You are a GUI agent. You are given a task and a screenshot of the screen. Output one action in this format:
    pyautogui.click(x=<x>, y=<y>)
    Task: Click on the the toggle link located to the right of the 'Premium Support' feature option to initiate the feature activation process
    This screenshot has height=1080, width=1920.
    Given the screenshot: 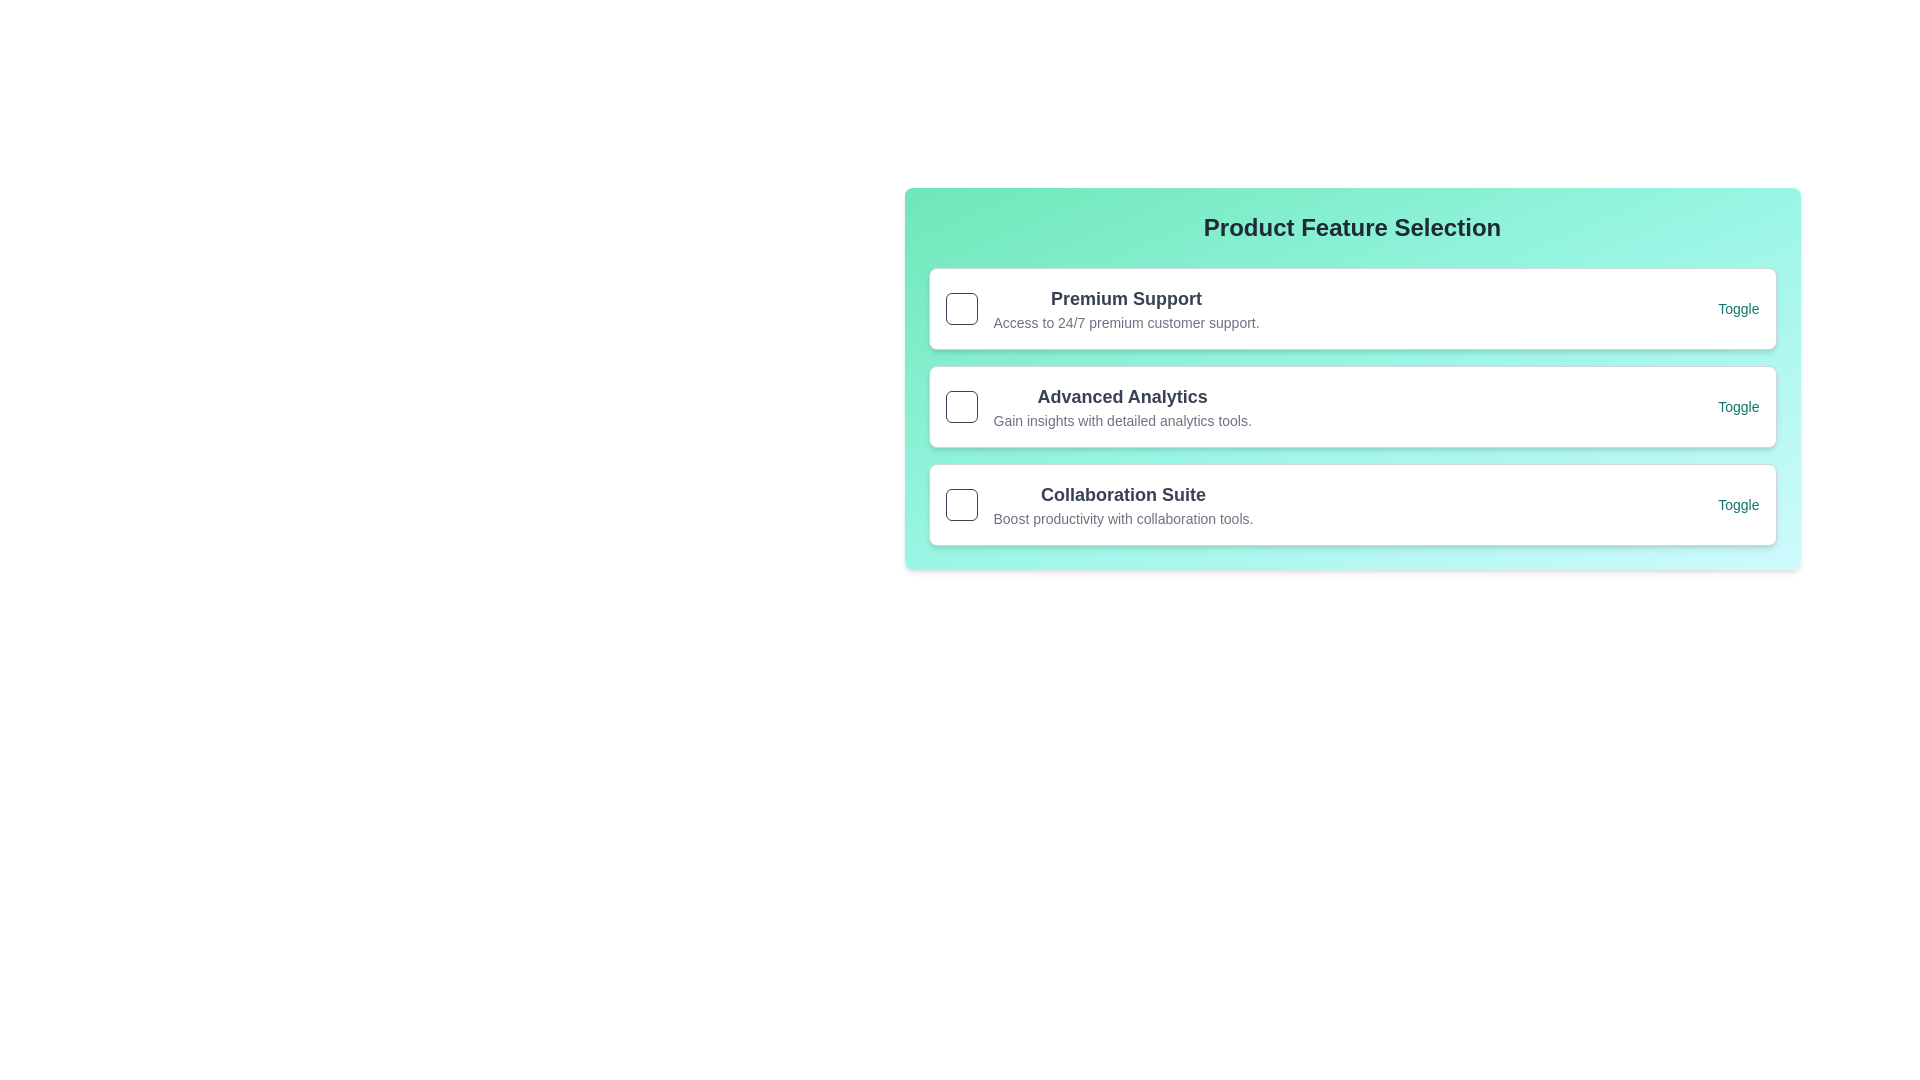 What is the action you would take?
    pyautogui.click(x=1737, y=308)
    